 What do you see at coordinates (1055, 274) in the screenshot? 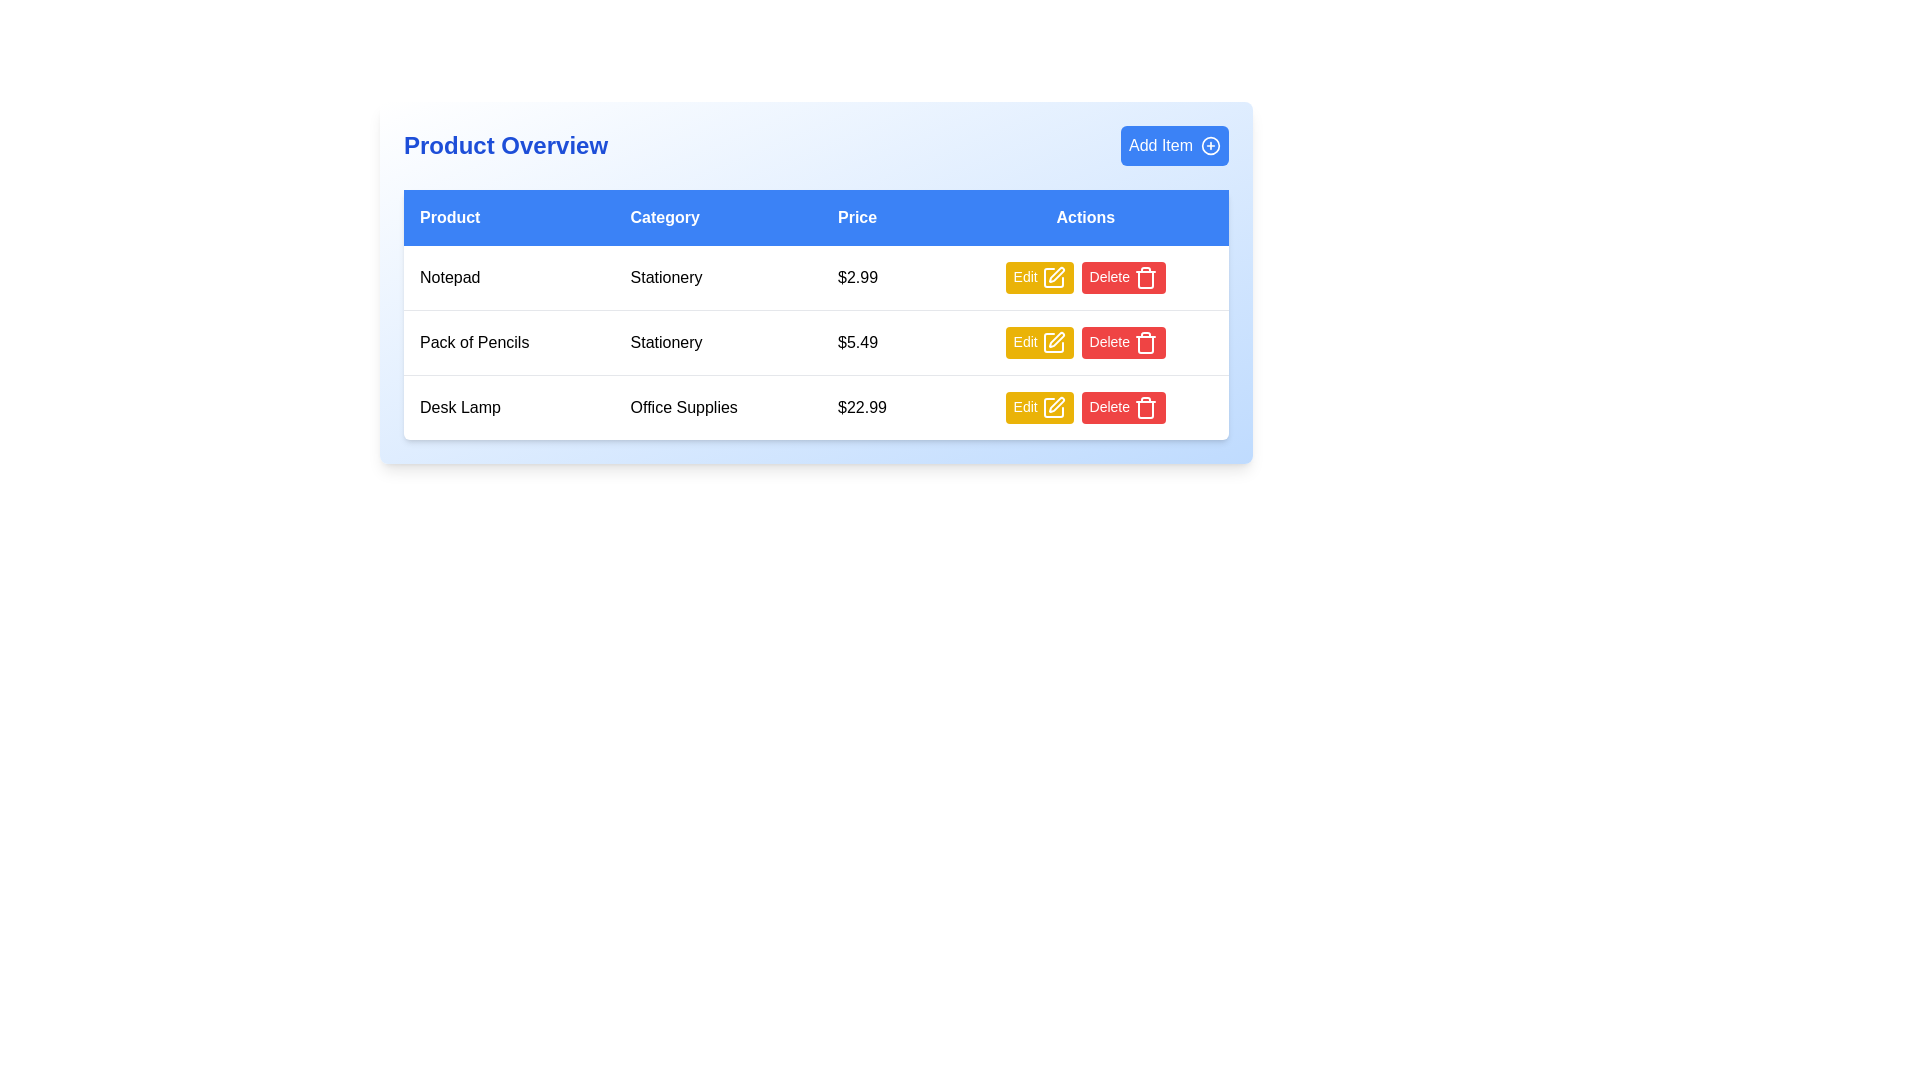
I see `the edit icon within the button in the 'Actions' column of the table for the first row corresponding to the 'Notepad' item` at bounding box center [1055, 274].